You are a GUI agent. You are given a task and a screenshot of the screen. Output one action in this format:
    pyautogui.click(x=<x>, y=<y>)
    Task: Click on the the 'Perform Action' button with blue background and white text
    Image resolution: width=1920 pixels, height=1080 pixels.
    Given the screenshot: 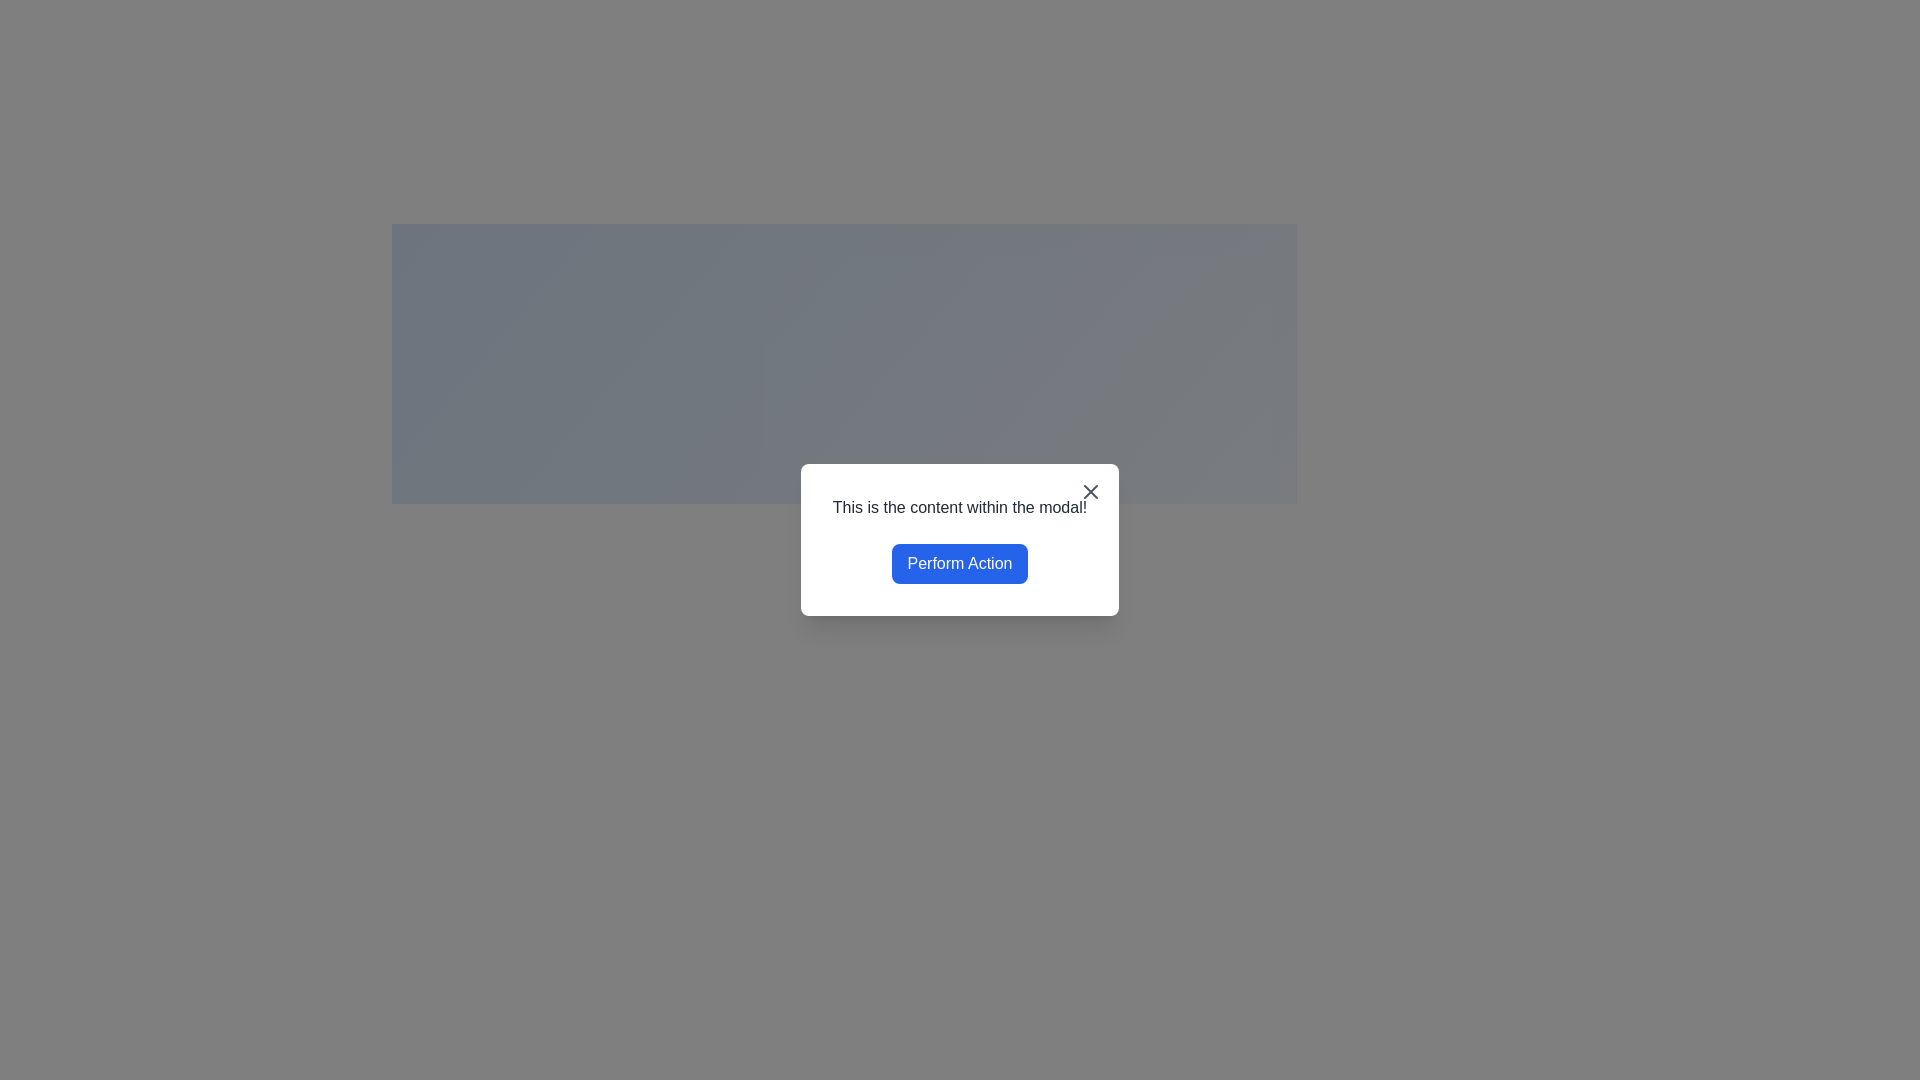 What is the action you would take?
    pyautogui.click(x=960, y=563)
    